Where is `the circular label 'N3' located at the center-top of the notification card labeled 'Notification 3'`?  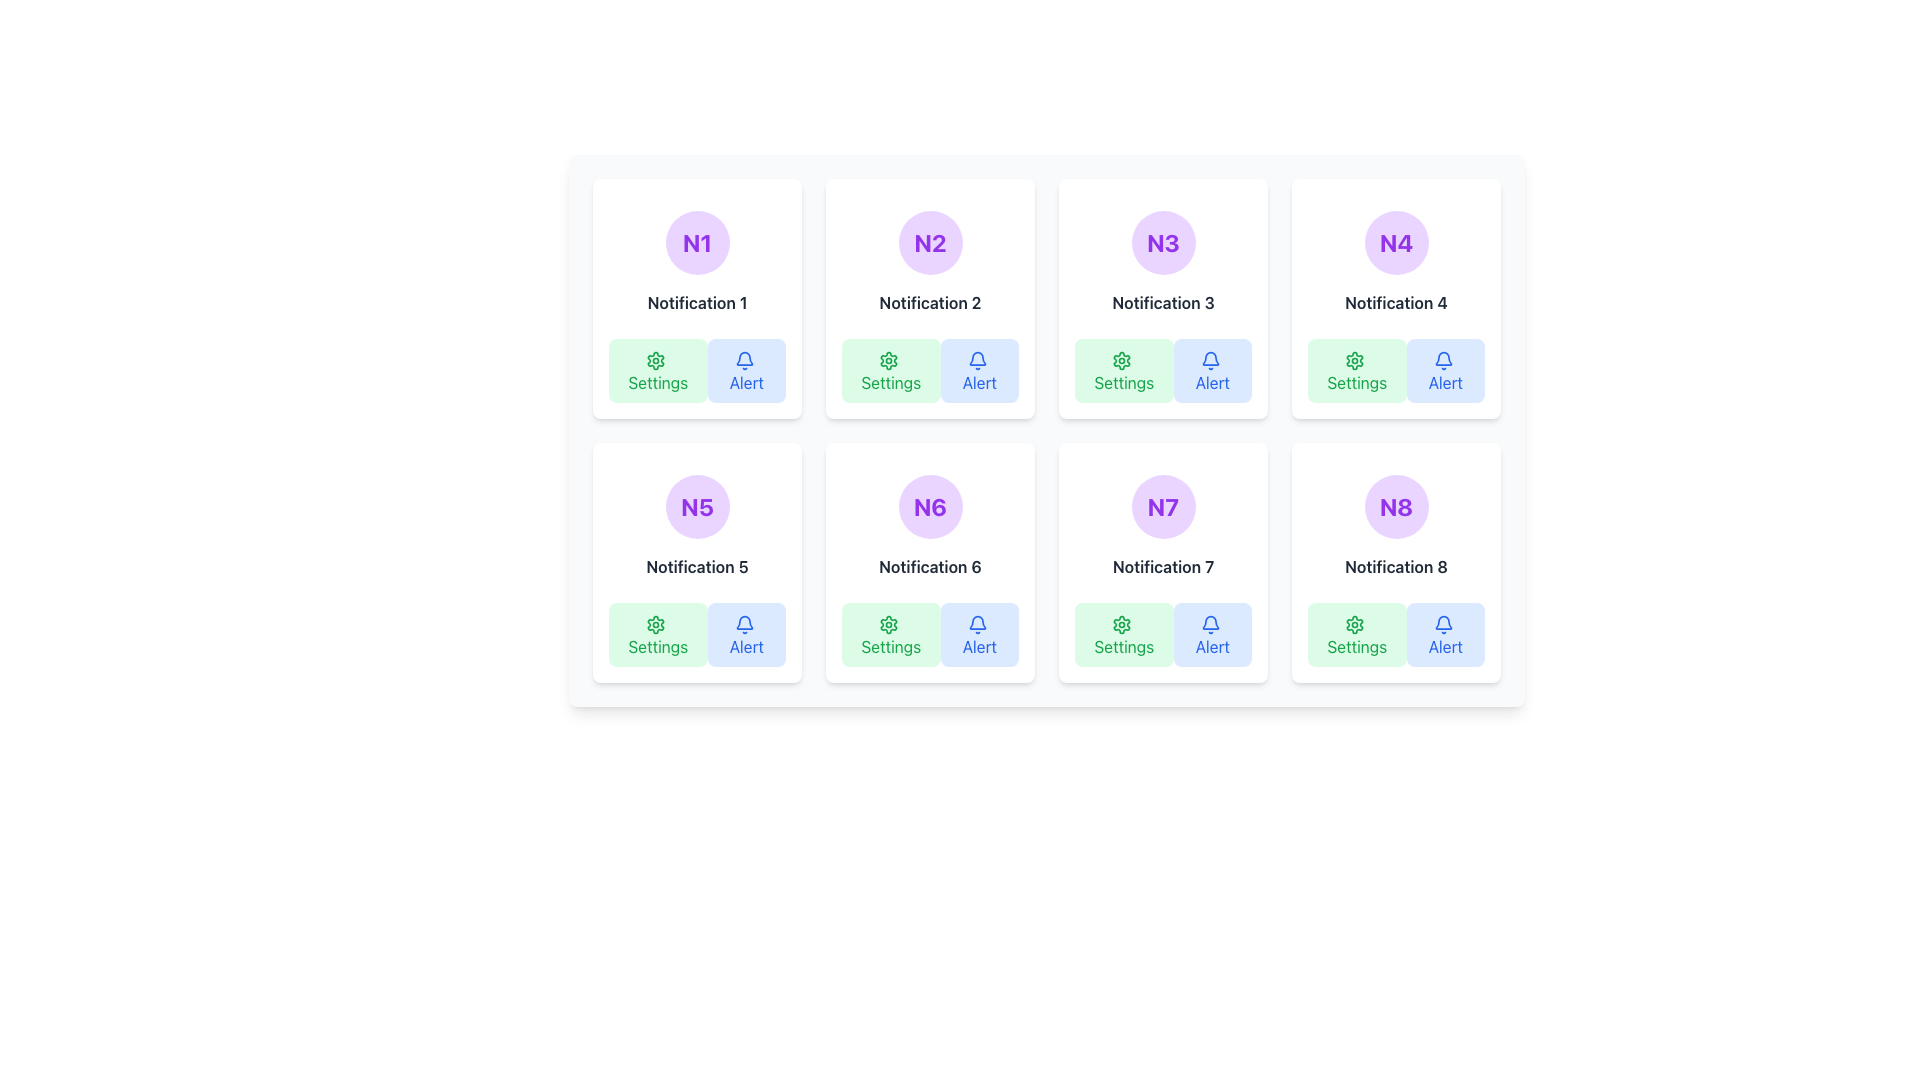
the circular label 'N3' located at the center-top of the notification card labeled 'Notification 3' is located at coordinates (1163, 242).